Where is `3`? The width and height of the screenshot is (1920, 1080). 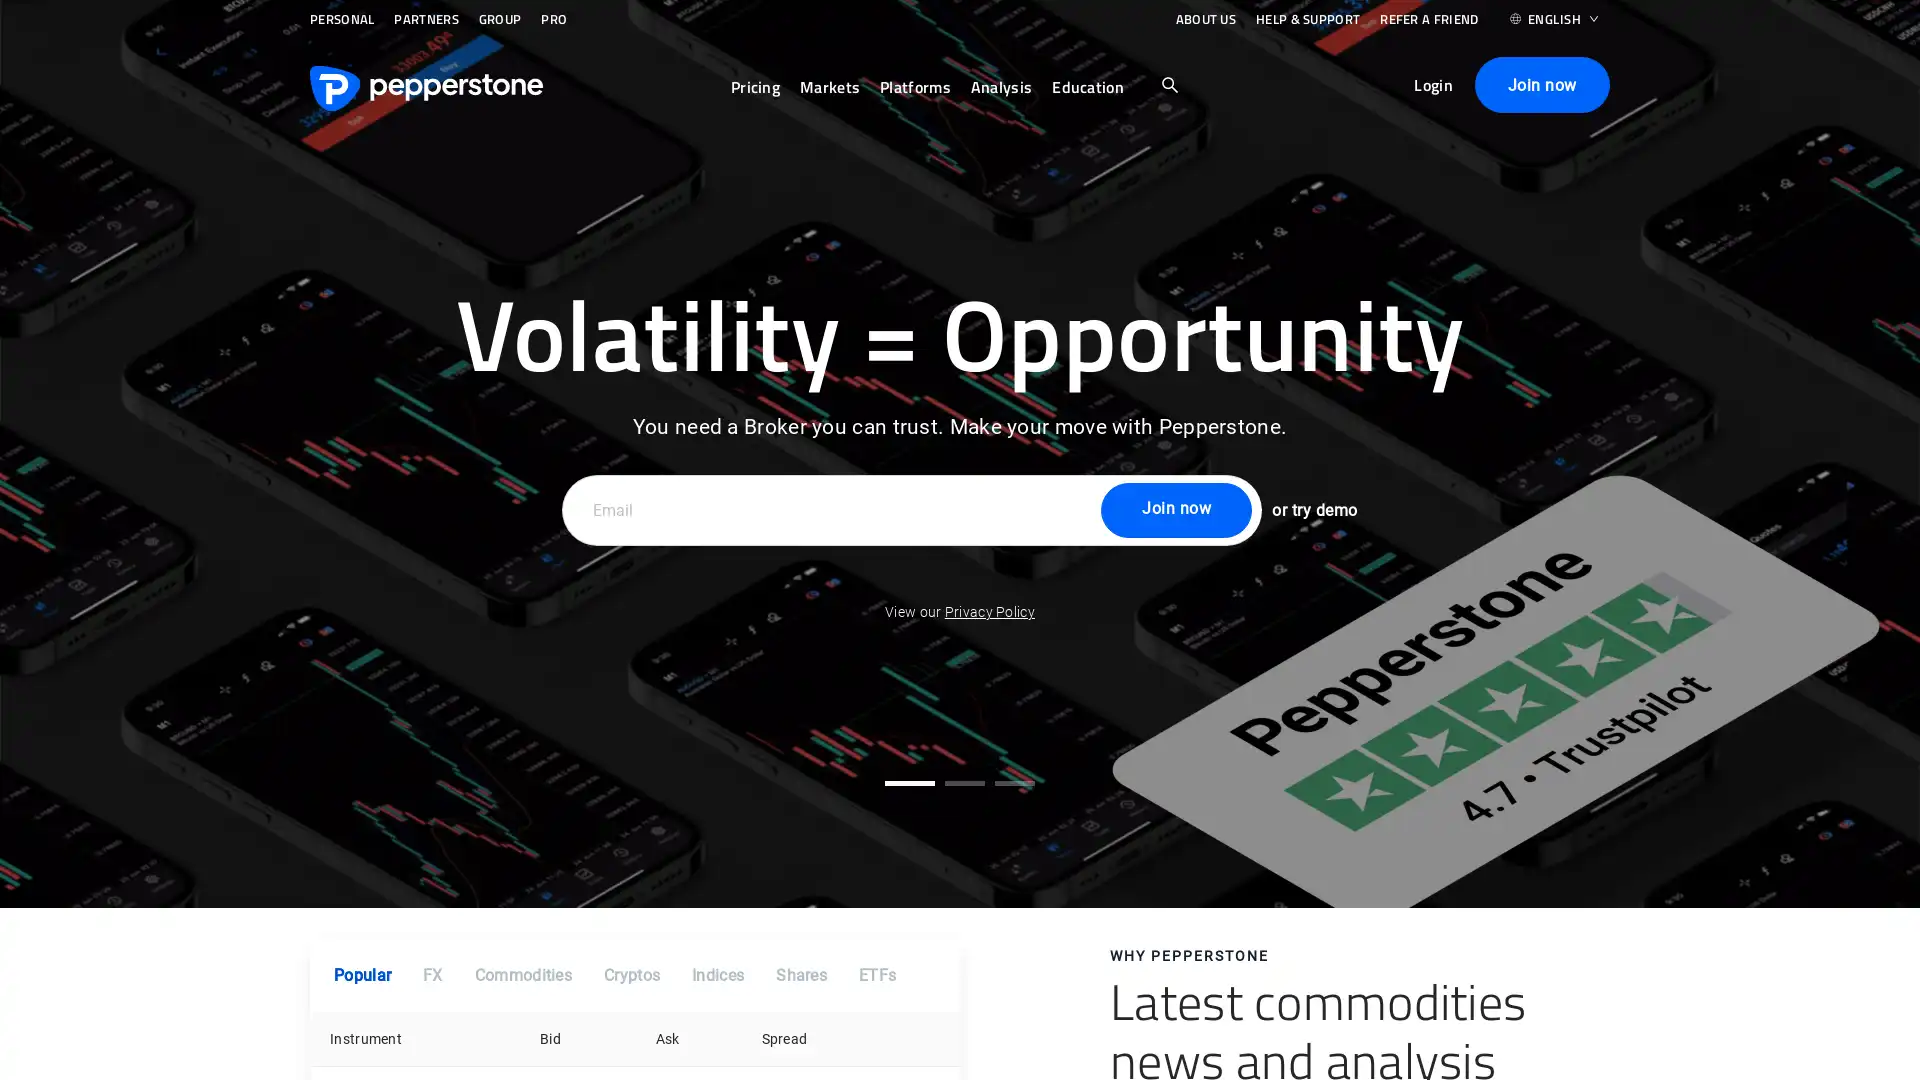
3 is located at coordinates (1014, 781).